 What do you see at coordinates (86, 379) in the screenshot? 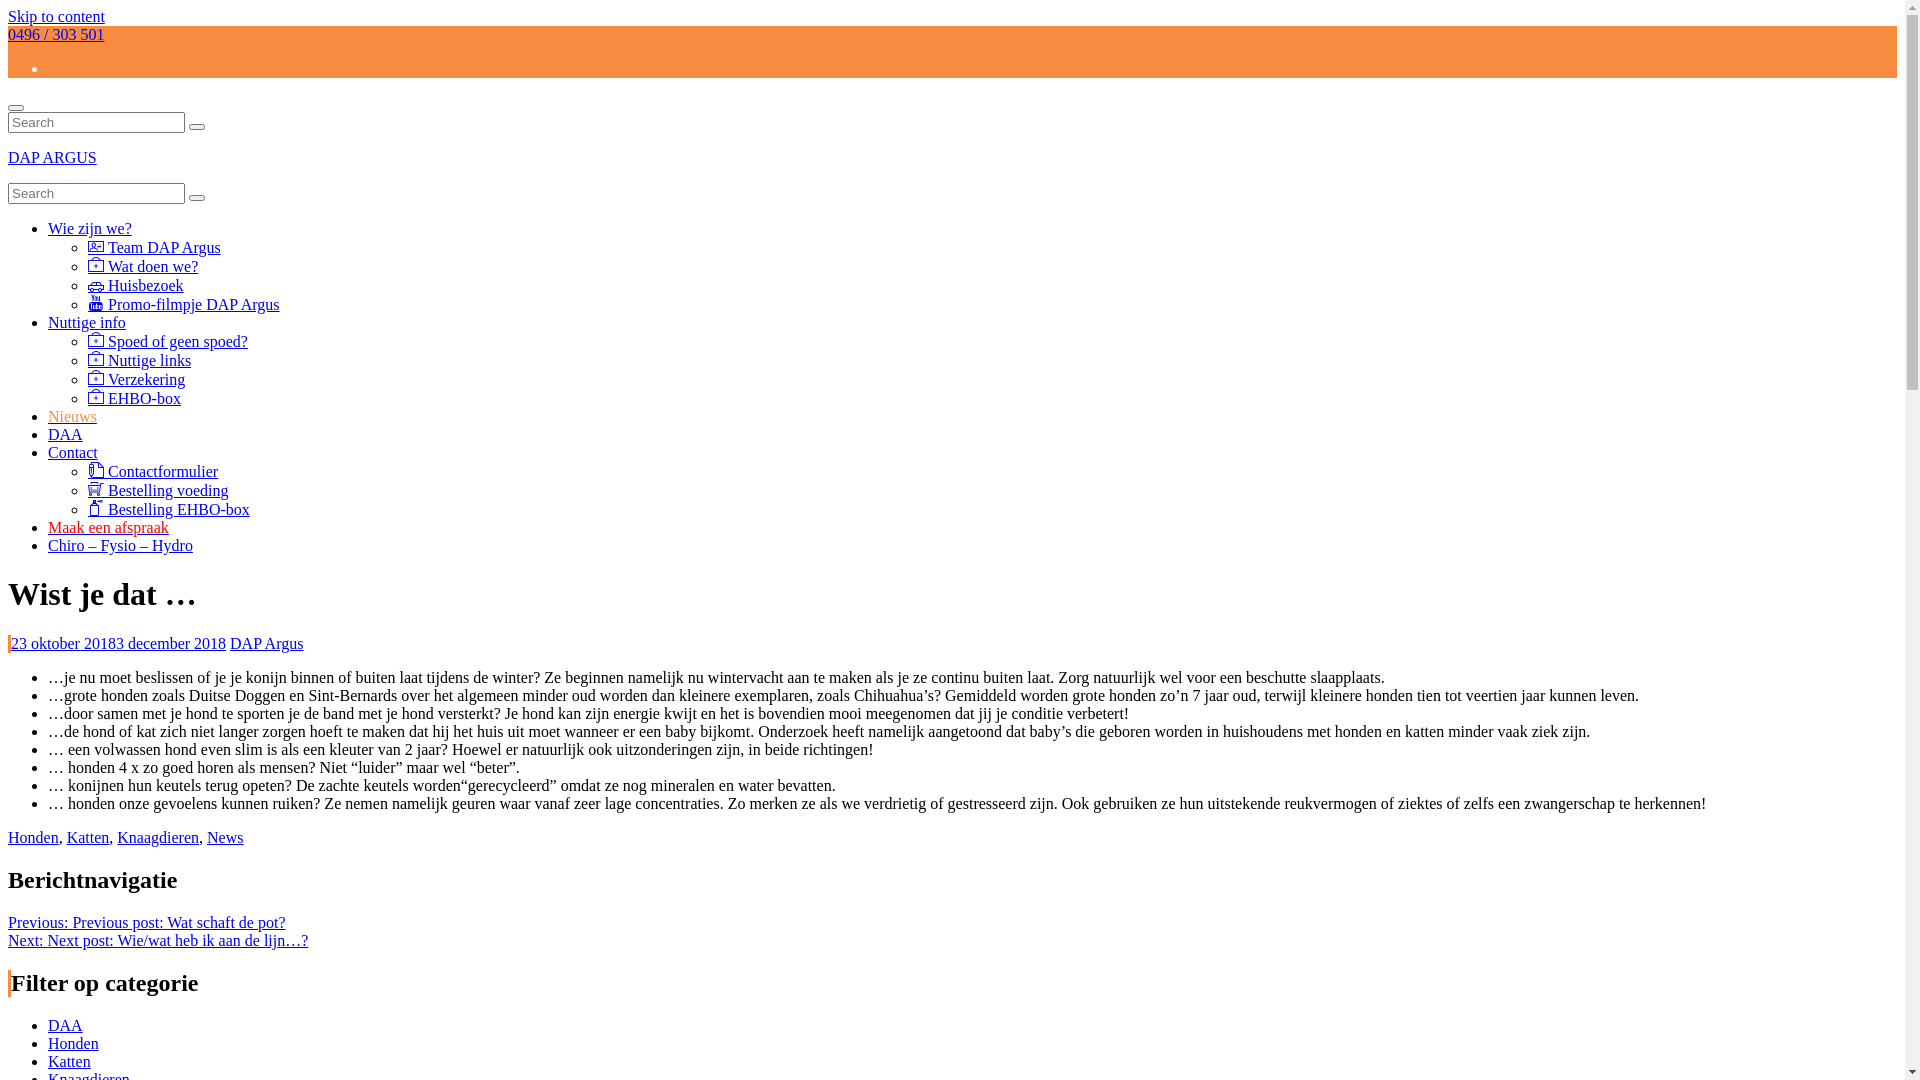
I see `'Verzekering'` at bounding box center [86, 379].